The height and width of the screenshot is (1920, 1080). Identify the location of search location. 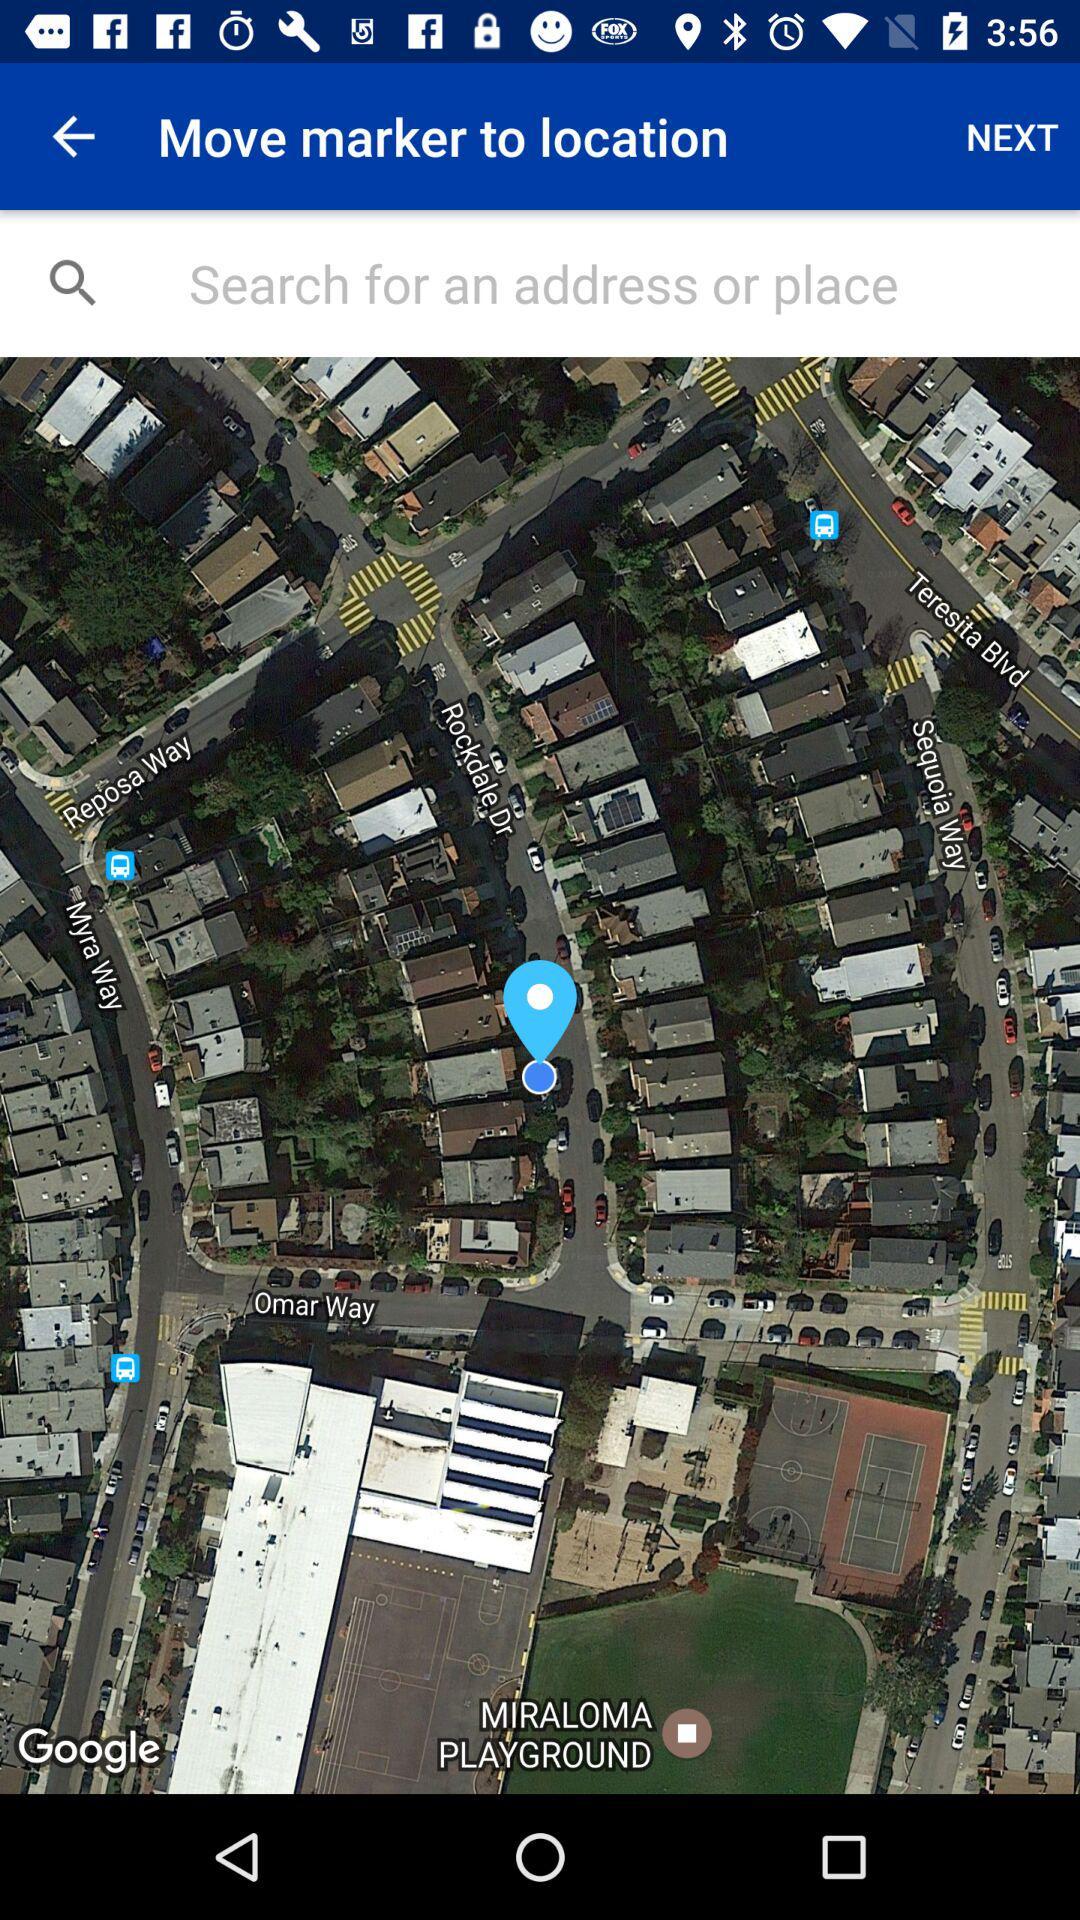
(612, 282).